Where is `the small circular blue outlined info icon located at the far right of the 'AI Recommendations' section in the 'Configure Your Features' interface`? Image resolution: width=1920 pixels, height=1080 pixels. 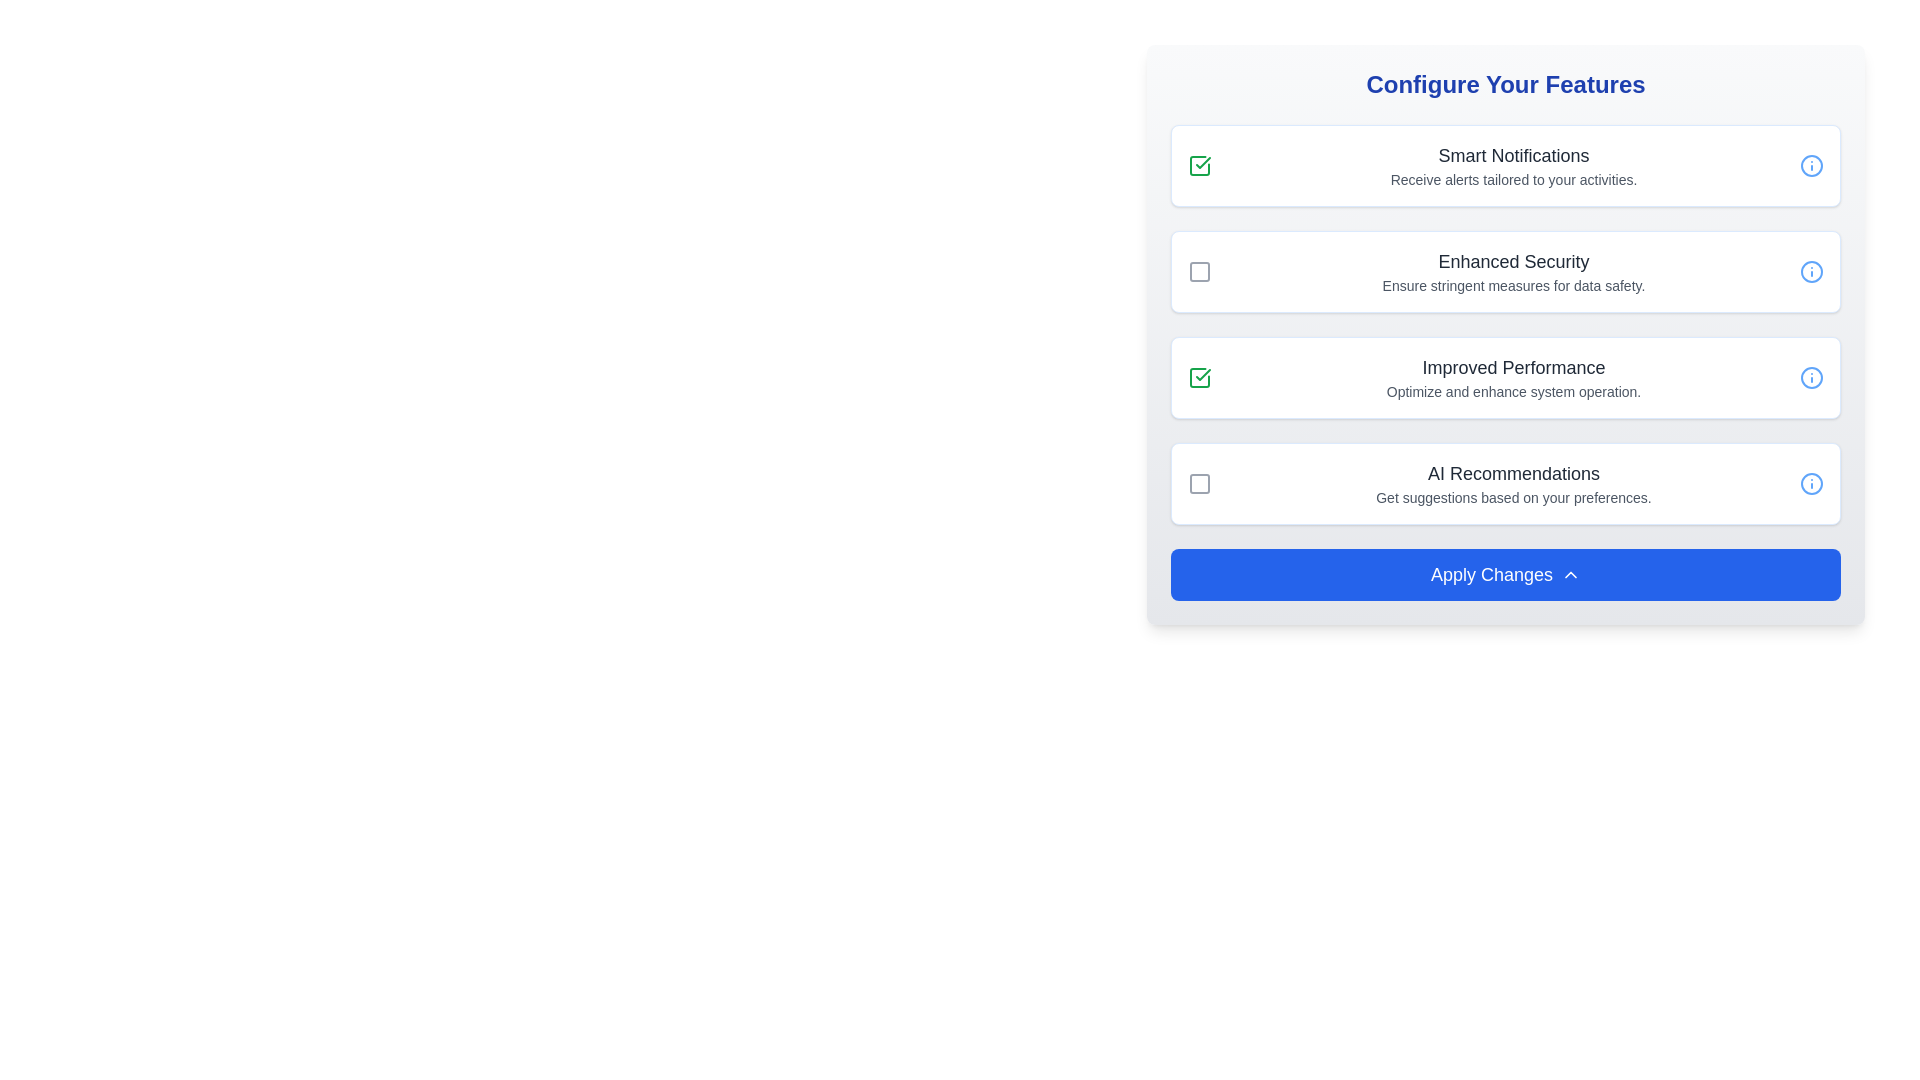
the small circular blue outlined info icon located at the far right of the 'AI Recommendations' section in the 'Configure Your Features' interface is located at coordinates (1811, 483).